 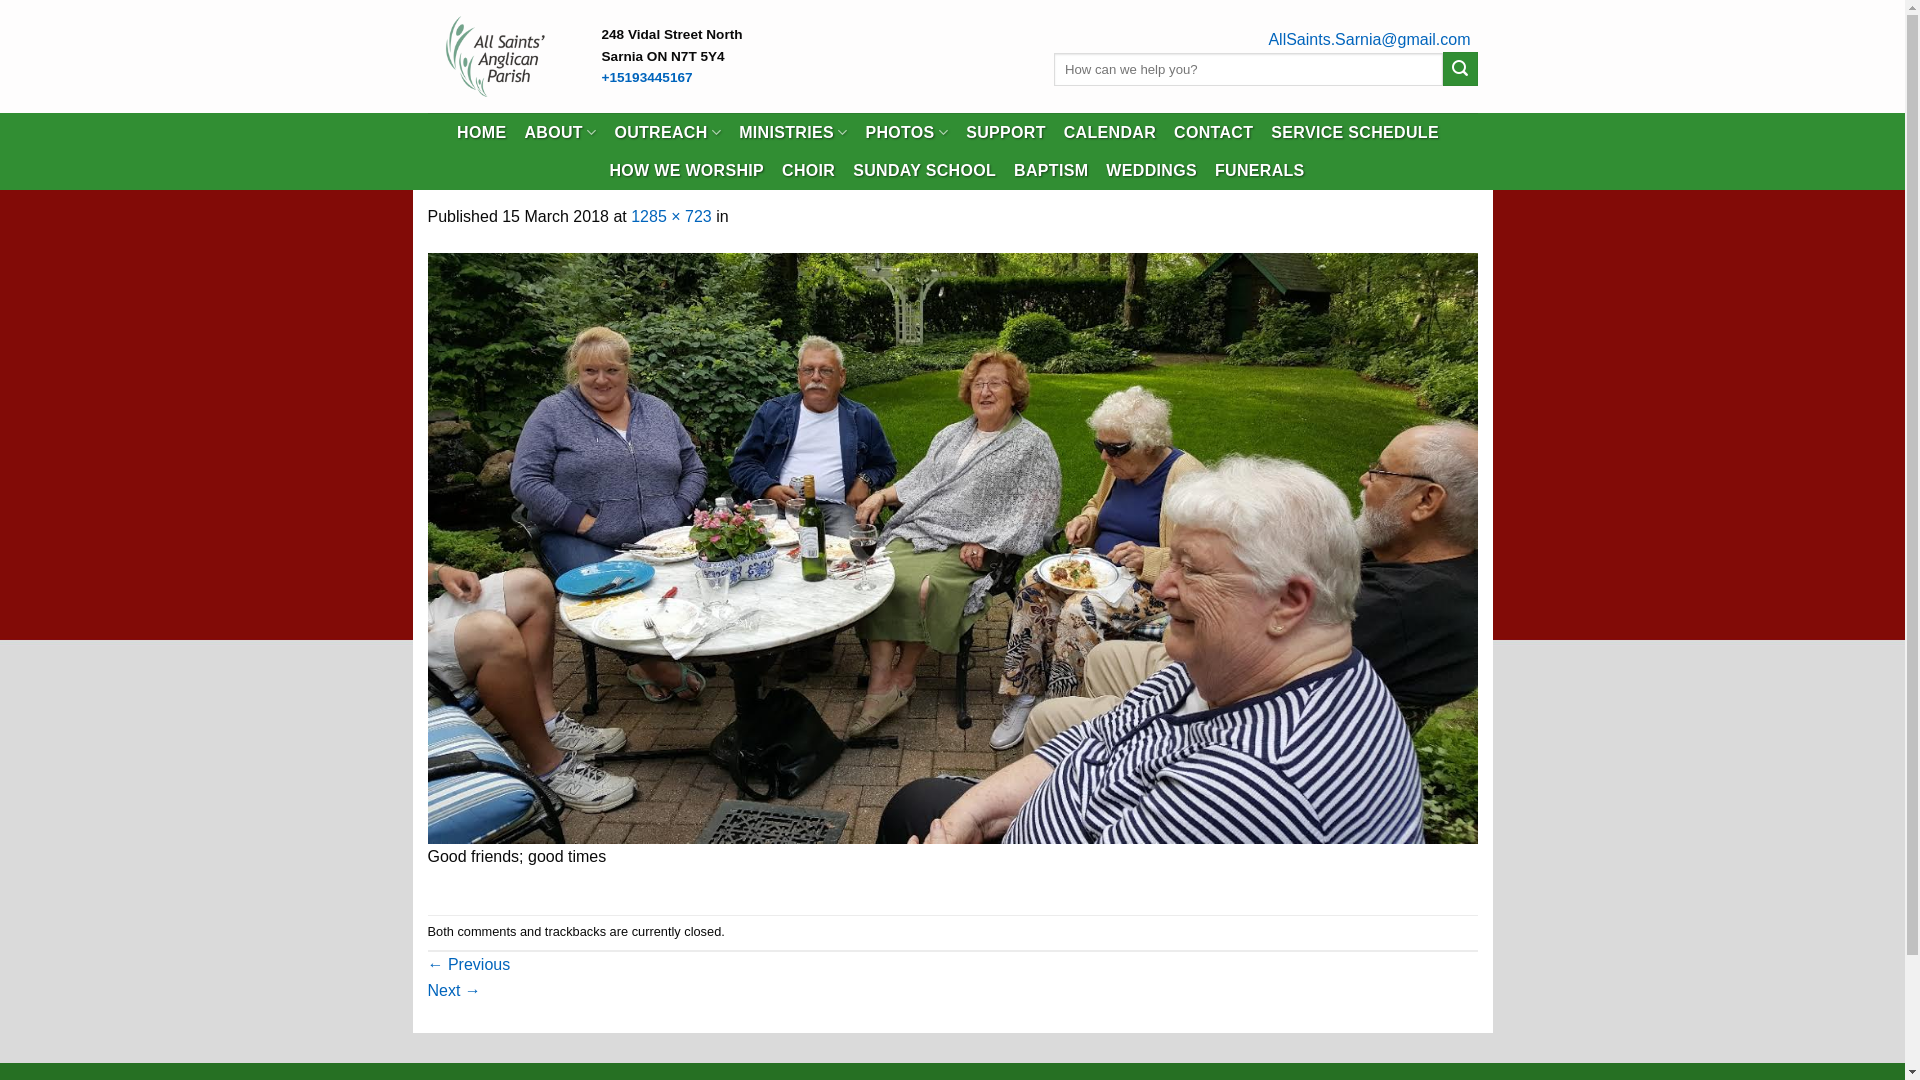 What do you see at coordinates (1151, 169) in the screenshot?
I see `'WEDDINGS'` at bounding box center [1151, 169].